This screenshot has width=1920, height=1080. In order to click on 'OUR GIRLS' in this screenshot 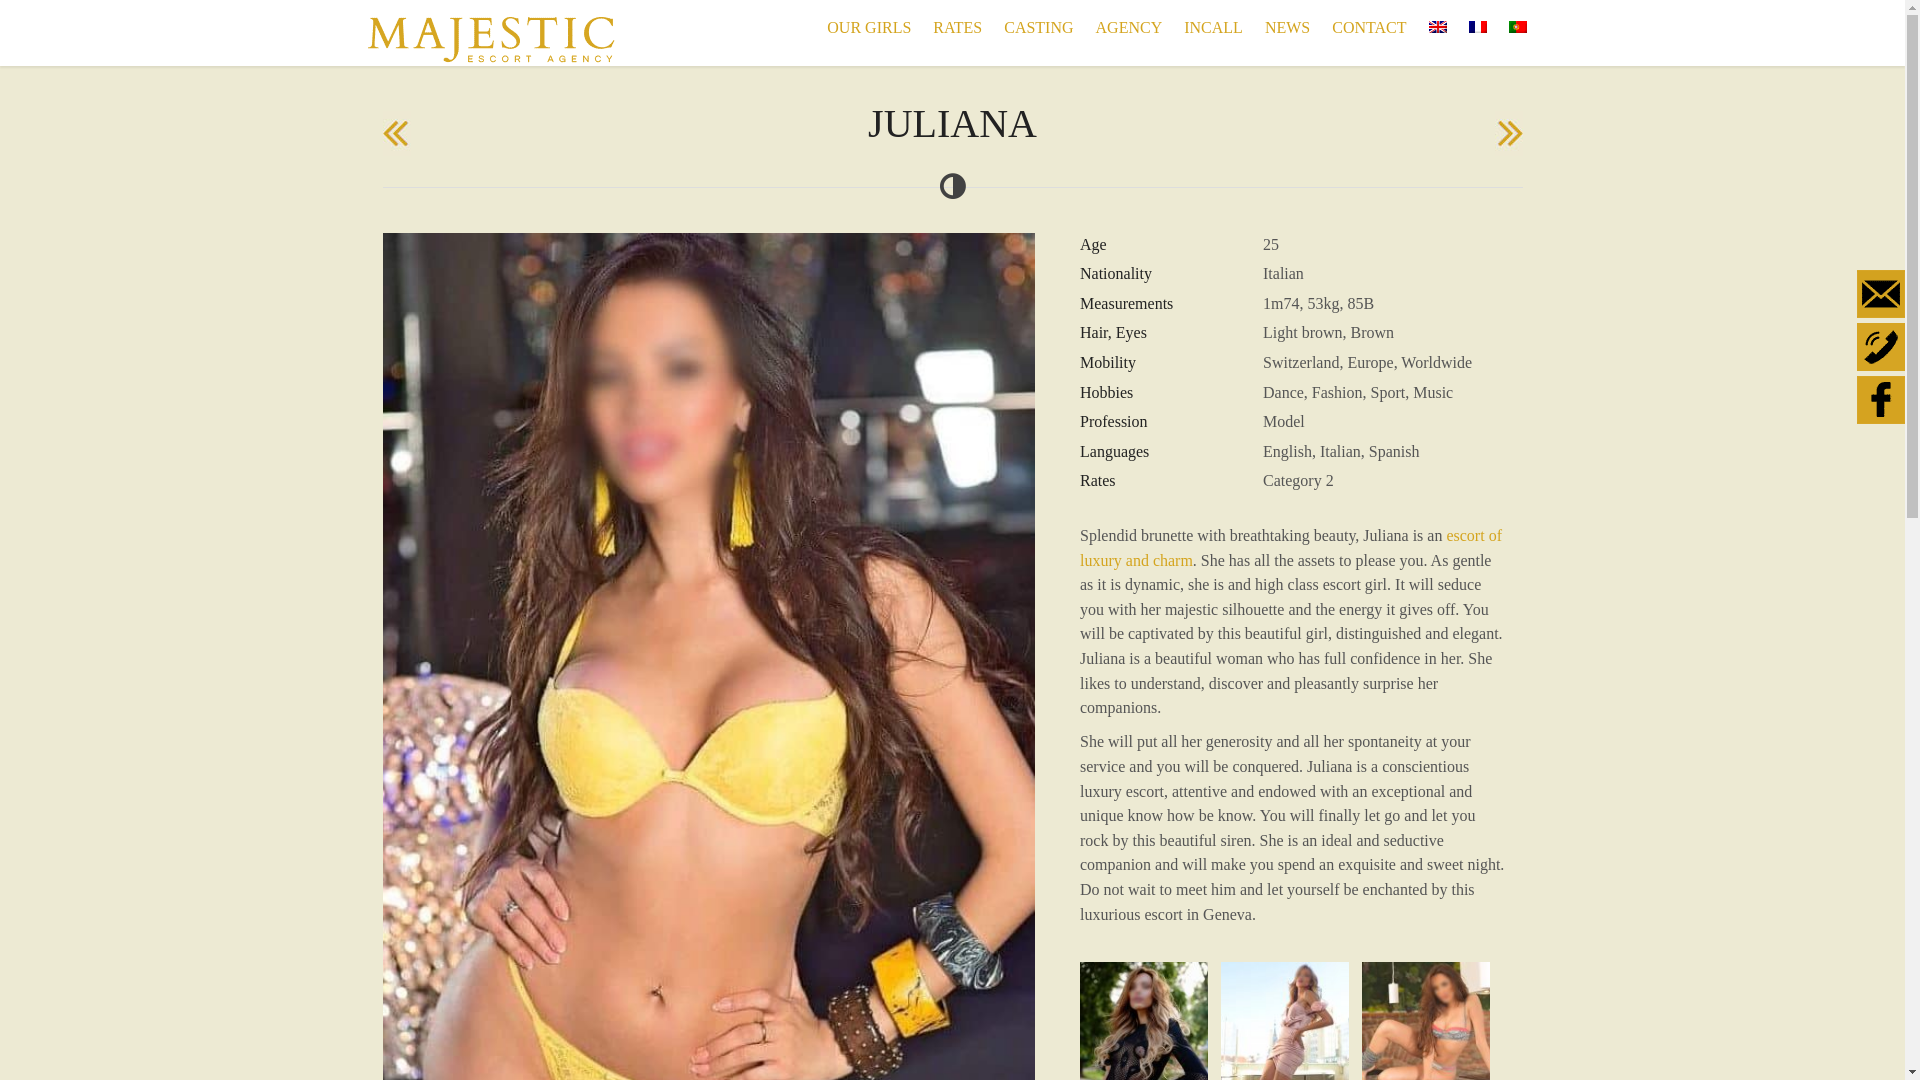, I will do `click(816, 27)`.